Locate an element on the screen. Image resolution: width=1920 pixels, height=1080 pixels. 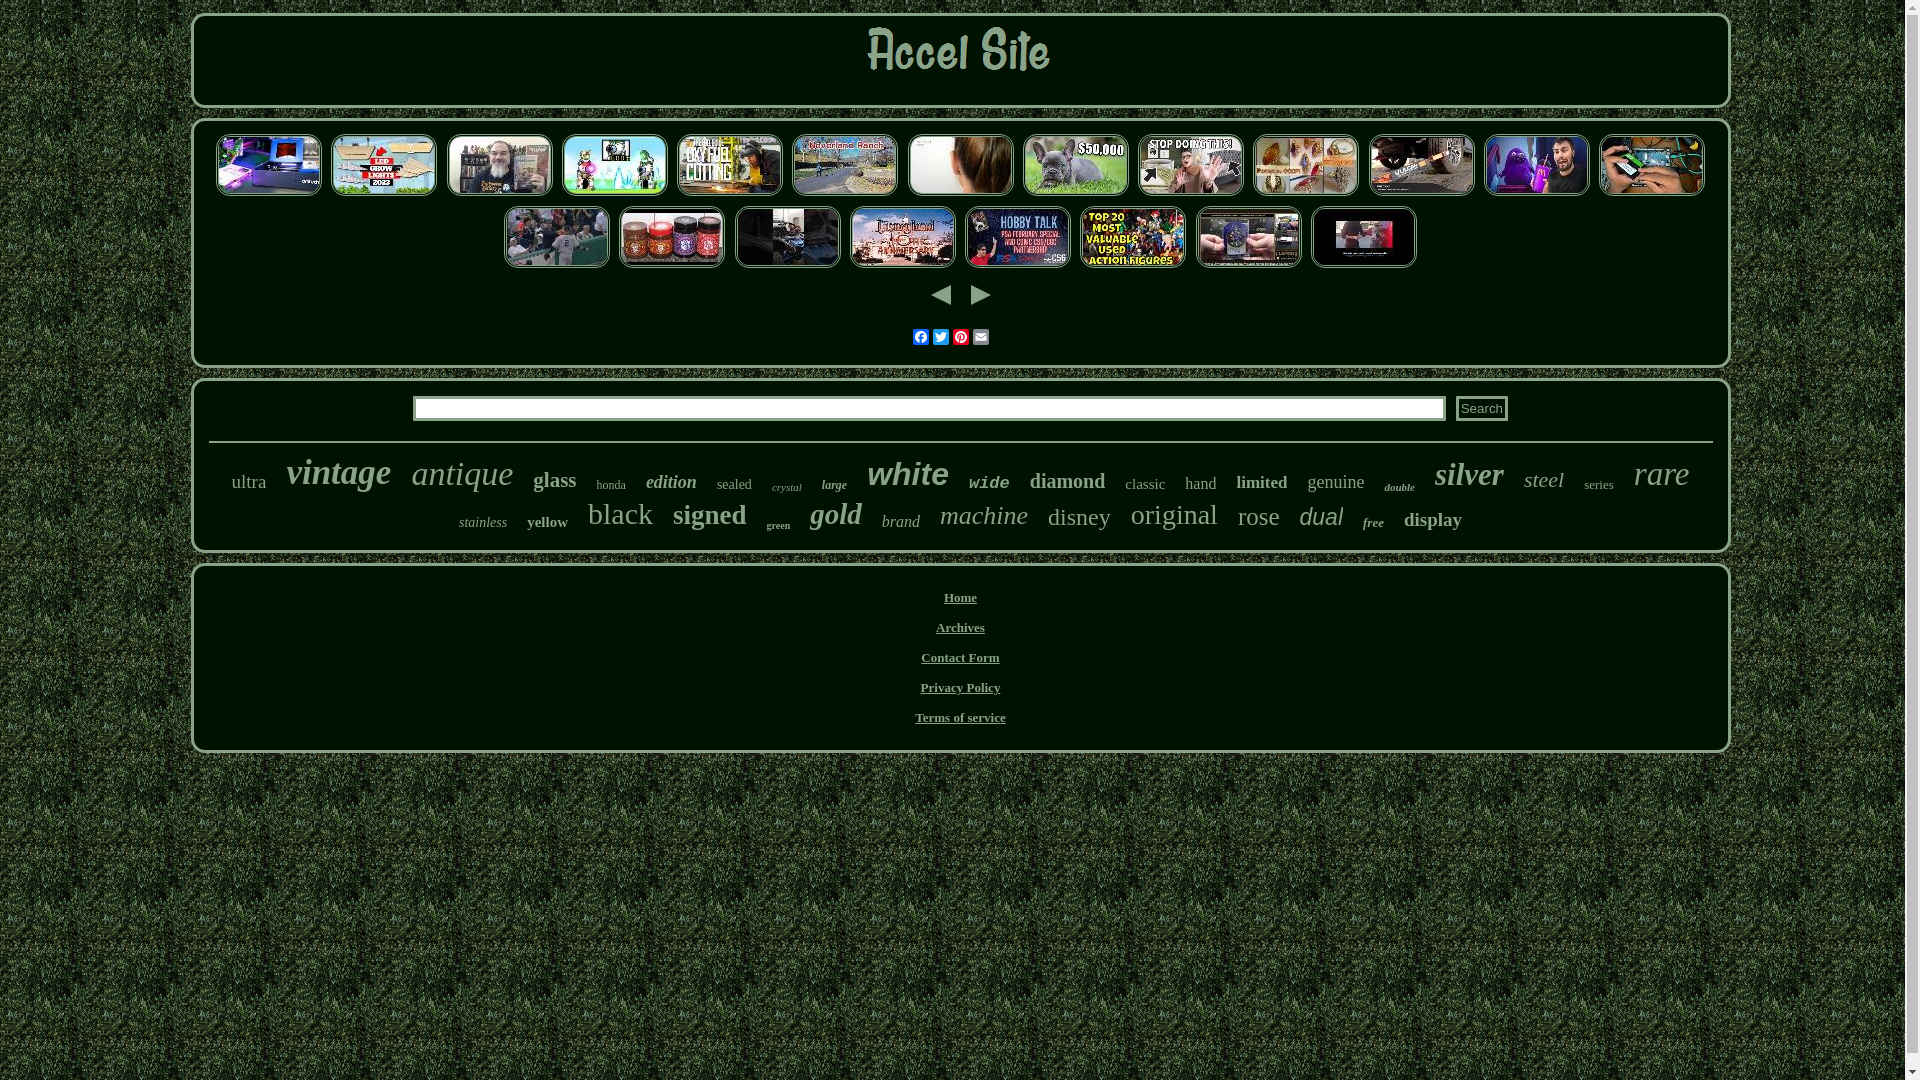
'rare' is located at coordinates (1661, 474).